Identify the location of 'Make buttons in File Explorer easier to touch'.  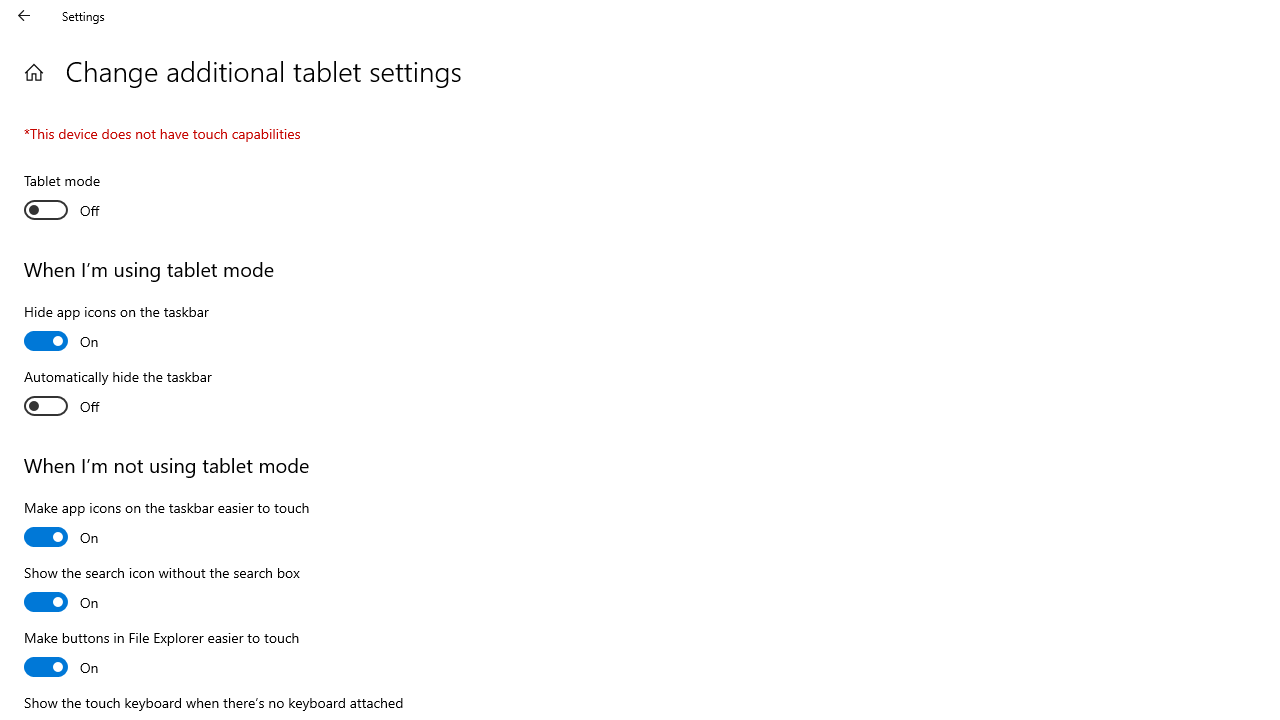
(161, 655).